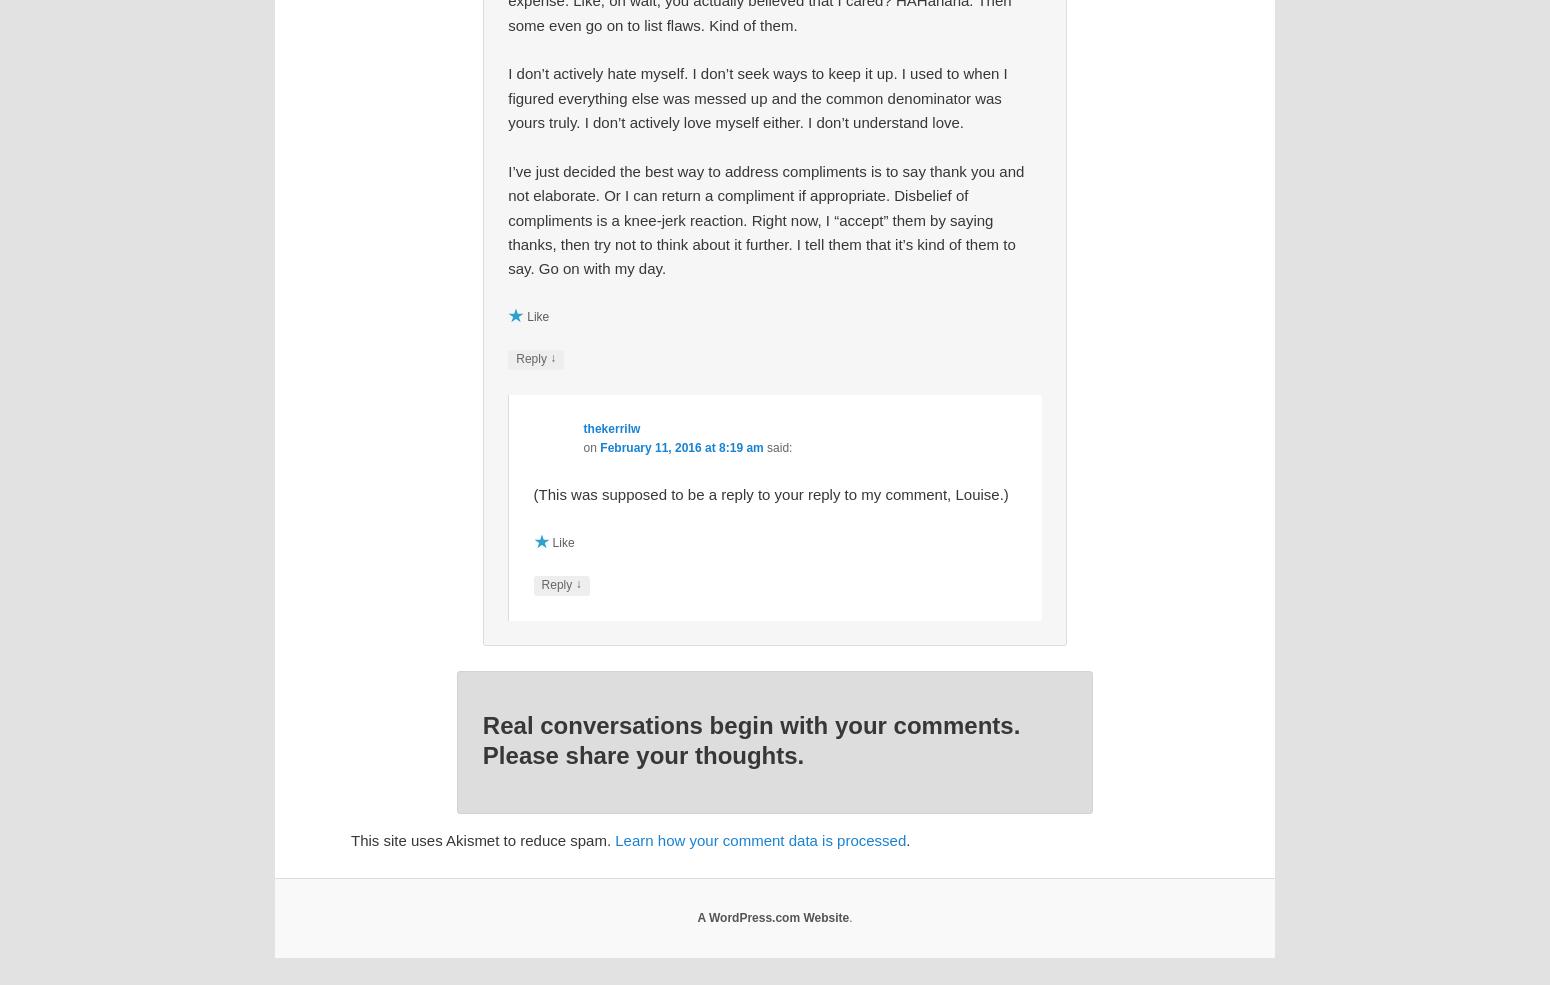  I want to click on 'Real conversations begin with your comments. Please share your thoughts.', so click(750, 739).